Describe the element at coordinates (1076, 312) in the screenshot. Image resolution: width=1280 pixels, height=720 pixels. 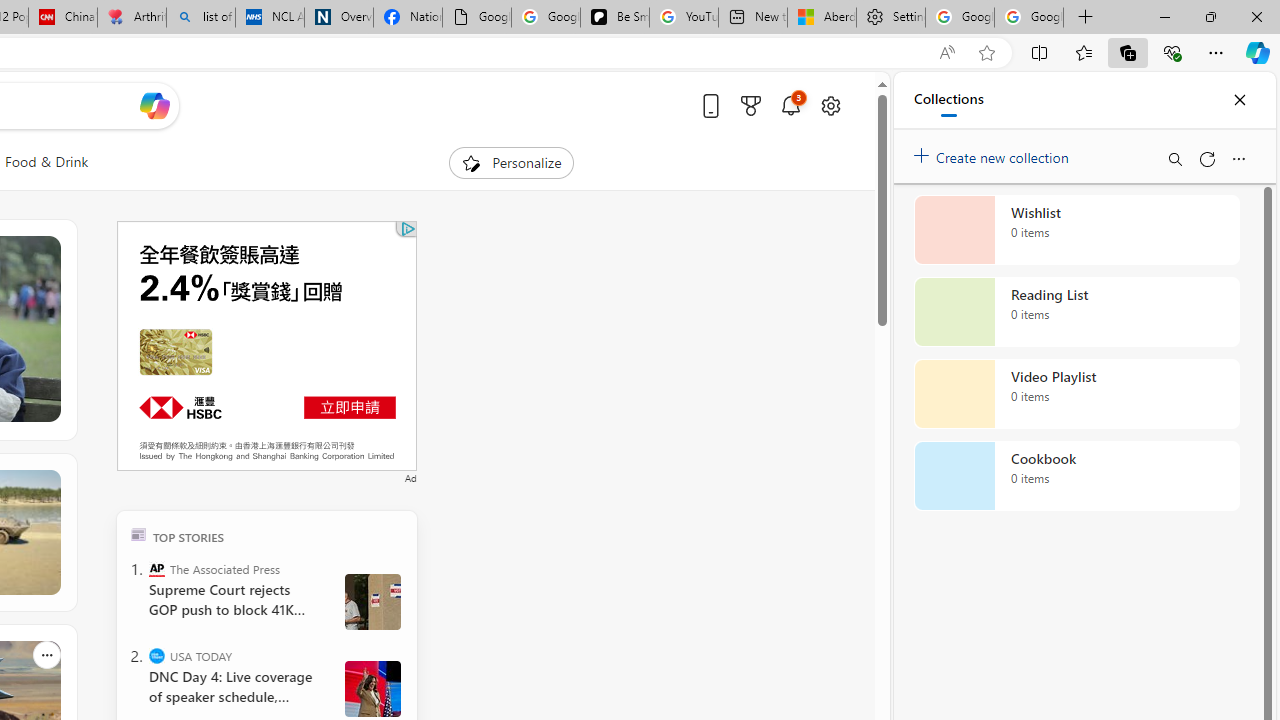
I see `'Reading List collection, 0 items'` at that location.